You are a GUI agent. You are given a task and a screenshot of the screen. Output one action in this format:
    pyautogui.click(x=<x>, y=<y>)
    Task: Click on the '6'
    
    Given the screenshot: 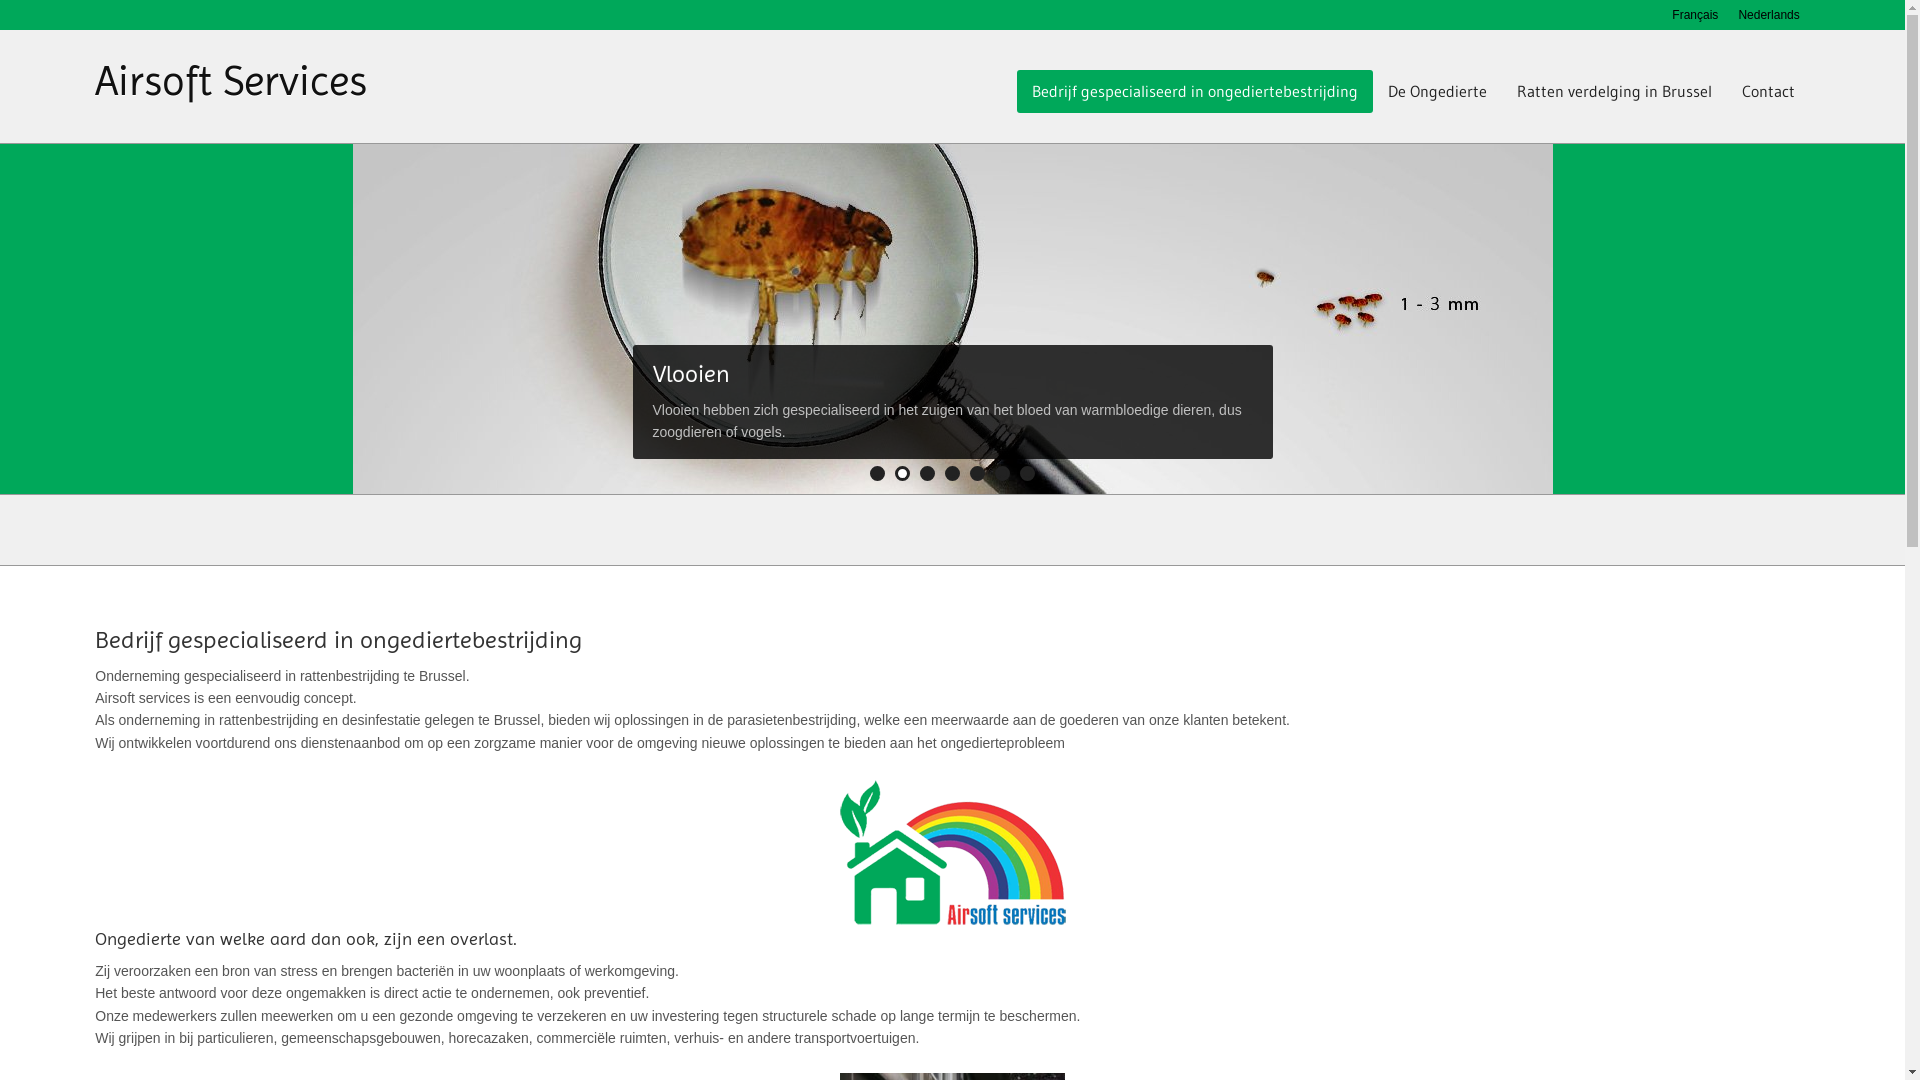 What is the action you would take?
    pyautogui.click(x=994, y=473)
    